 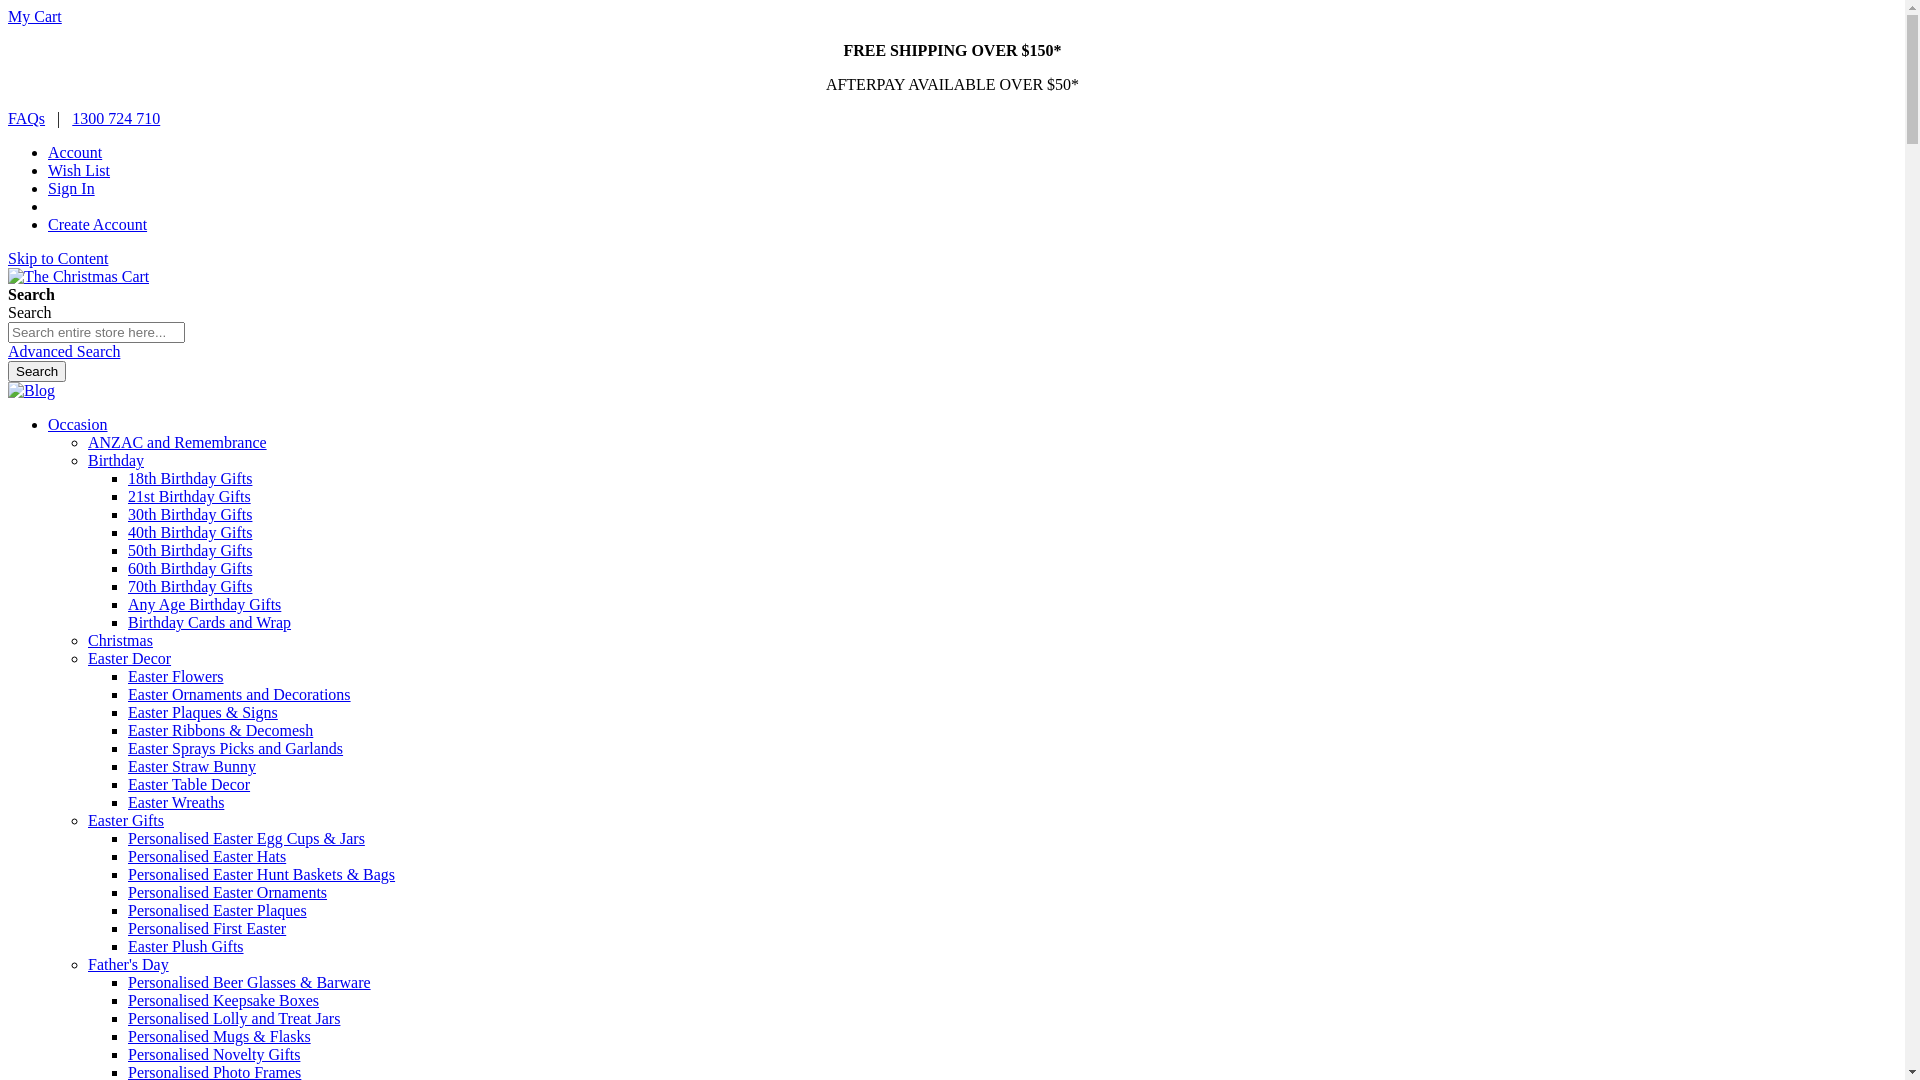 I want to click on 'Create Account', so click(x=96, y=224).